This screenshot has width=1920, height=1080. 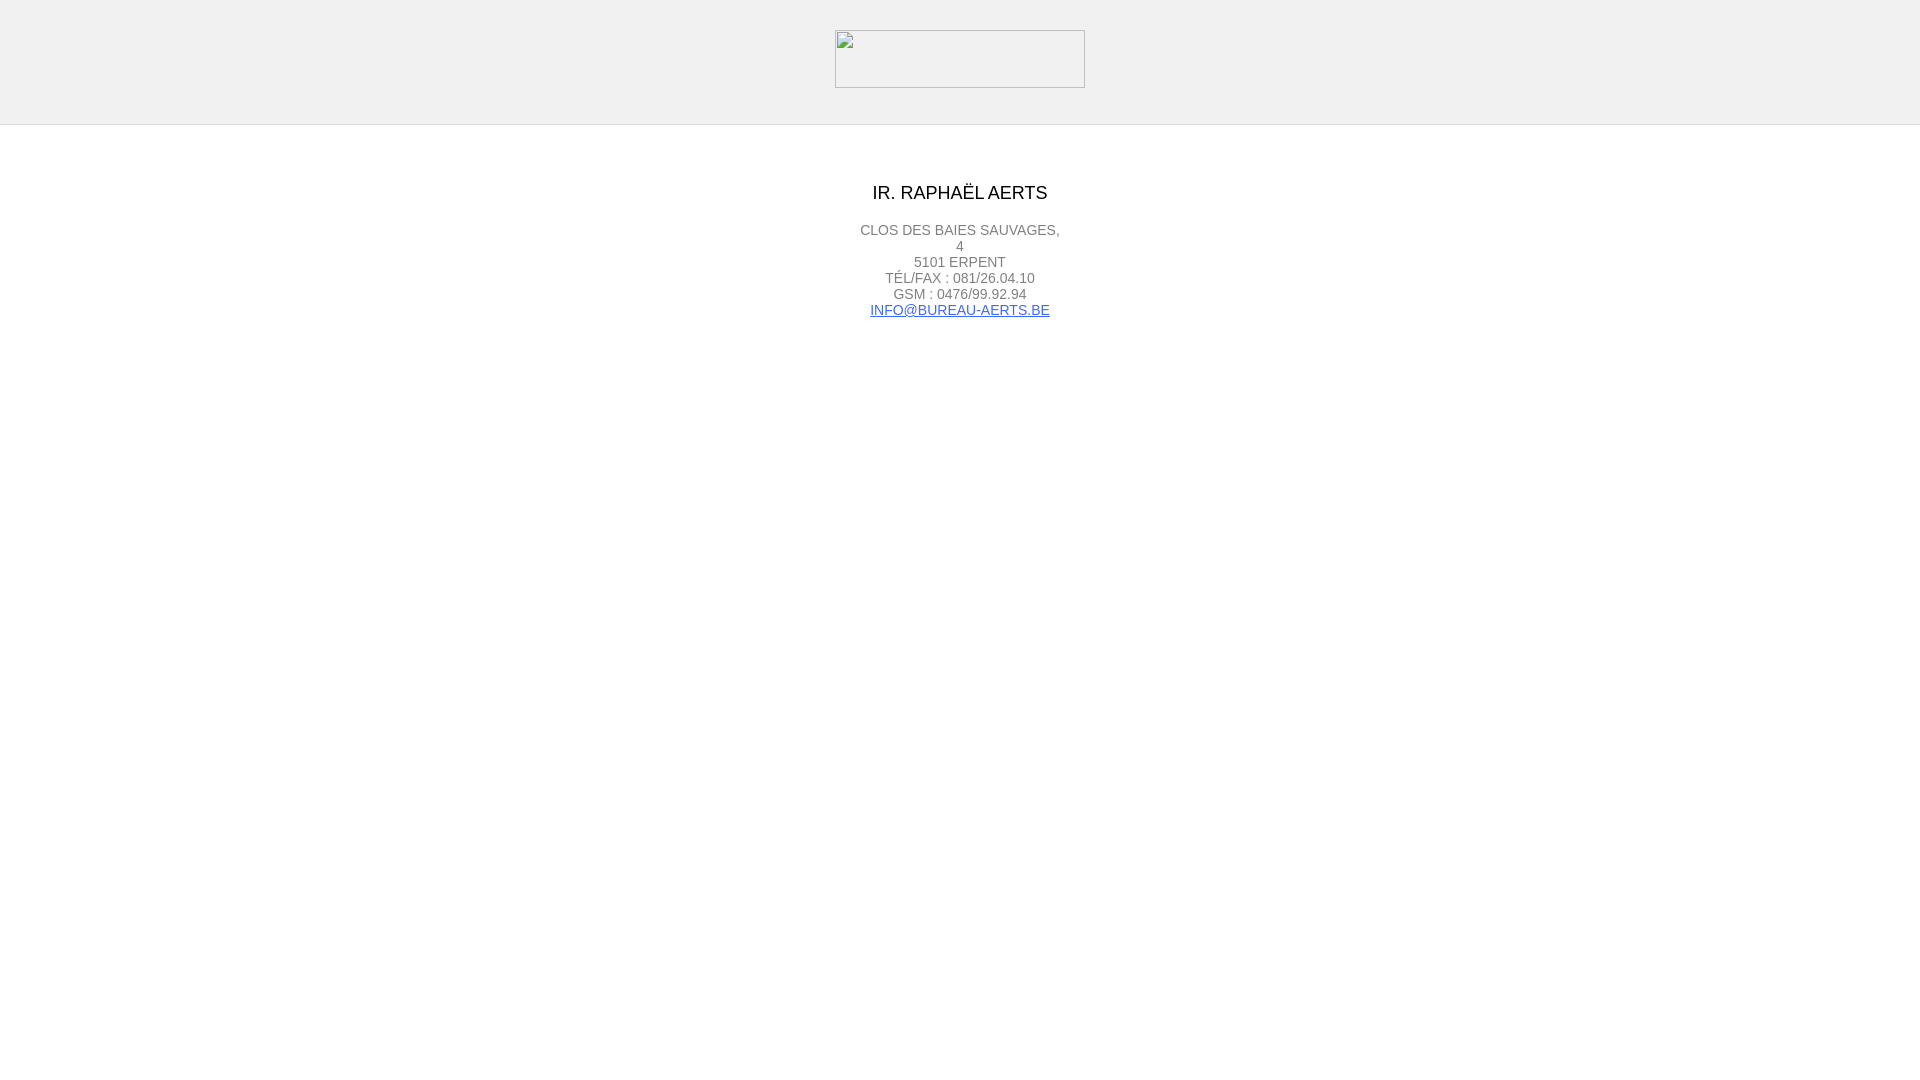 What do you see at coordinates (960, 309) in the screenshot?
I see `'INFO@BUREAU-AERTS.BE'` at bounding box center [960, 309].